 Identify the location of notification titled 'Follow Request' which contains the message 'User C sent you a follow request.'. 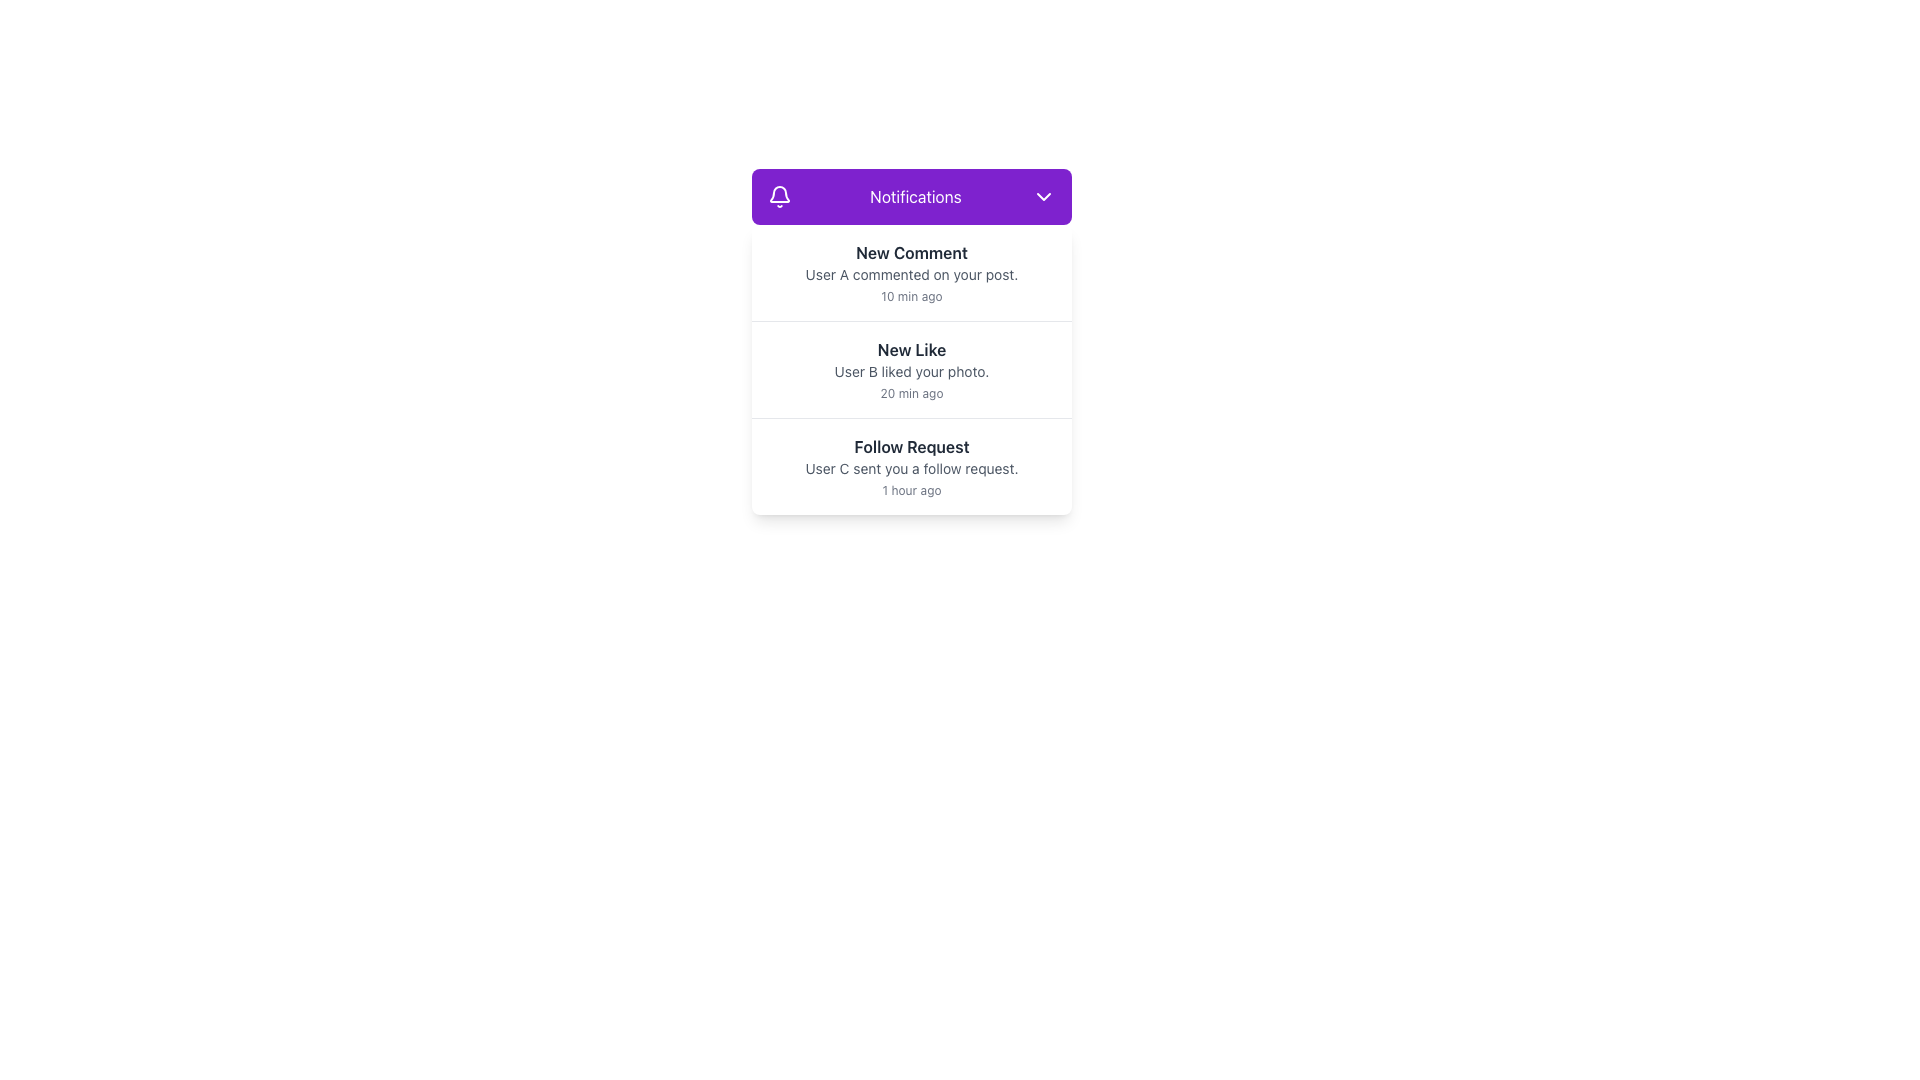
(911, 466).